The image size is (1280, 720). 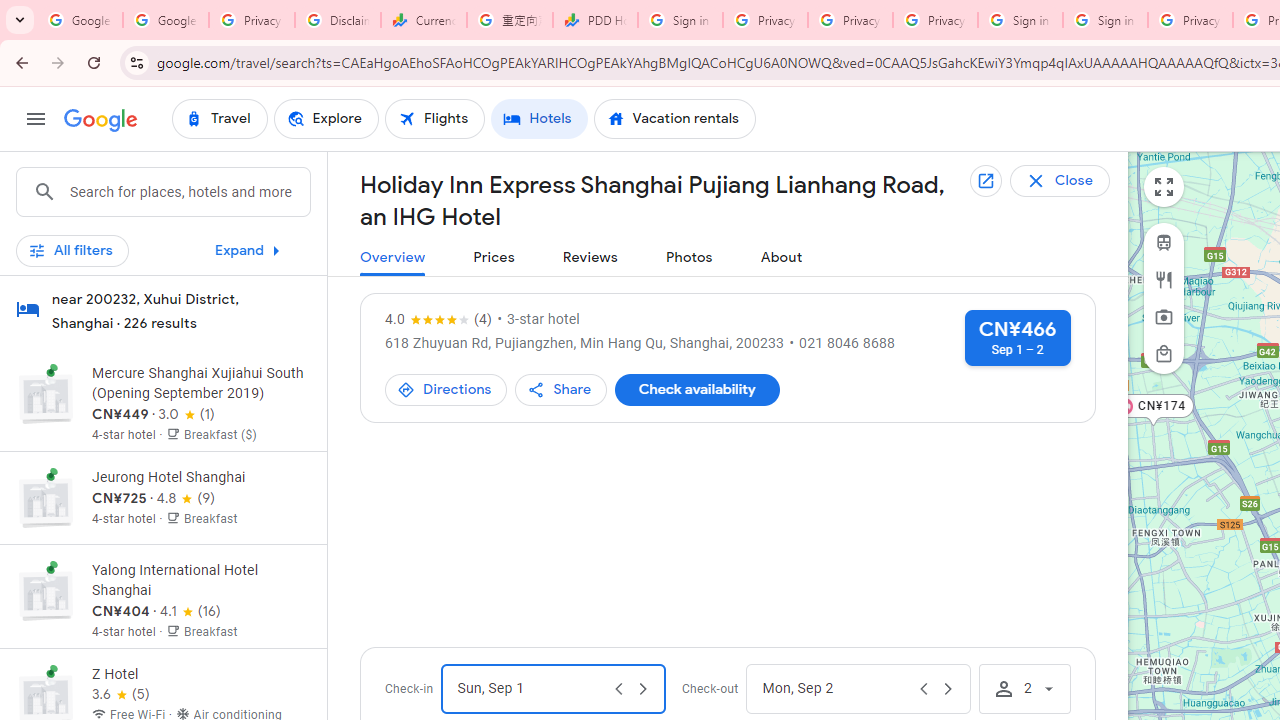 What do you see at coordinates (836, 688) in the screenshot?
I see `'Check-out'` at bounding box center [836, 688].